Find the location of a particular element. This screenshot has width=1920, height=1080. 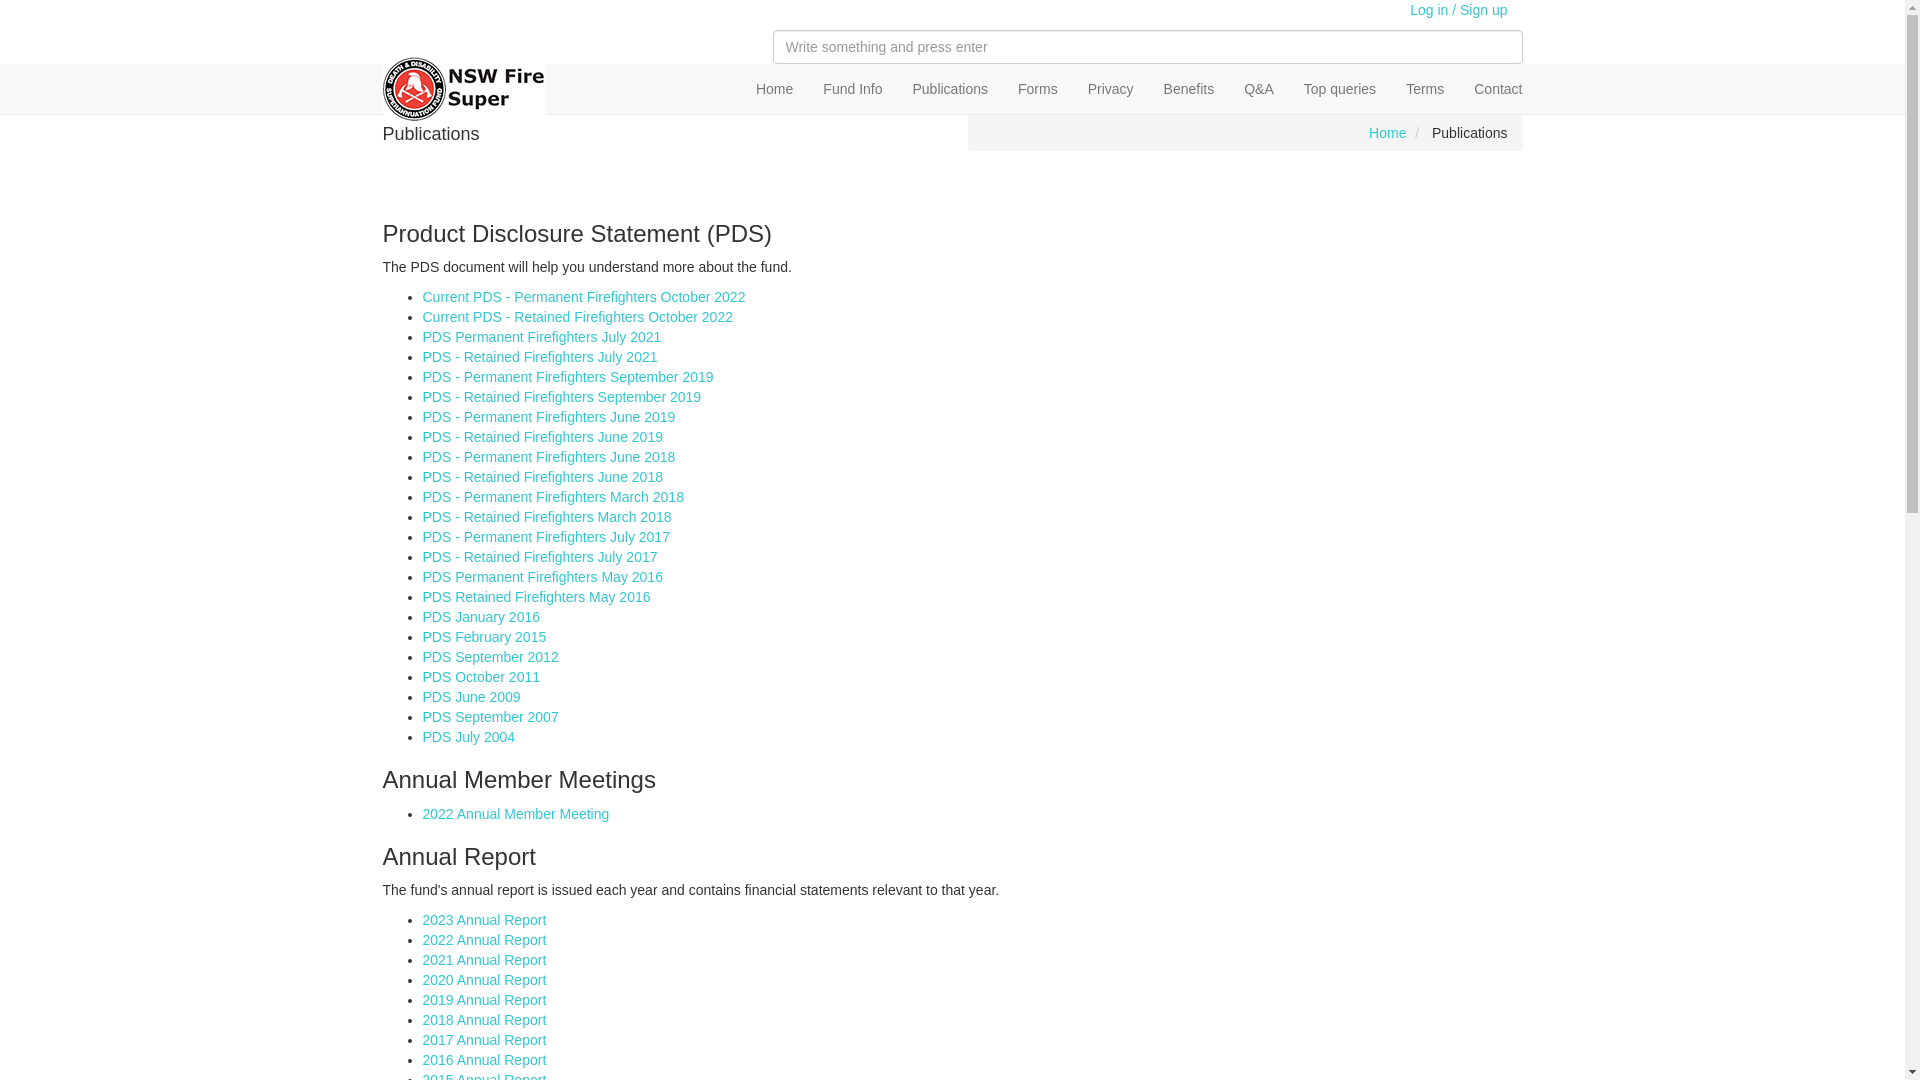

'2020 Annual Report' is located at coordinates (484, 978).